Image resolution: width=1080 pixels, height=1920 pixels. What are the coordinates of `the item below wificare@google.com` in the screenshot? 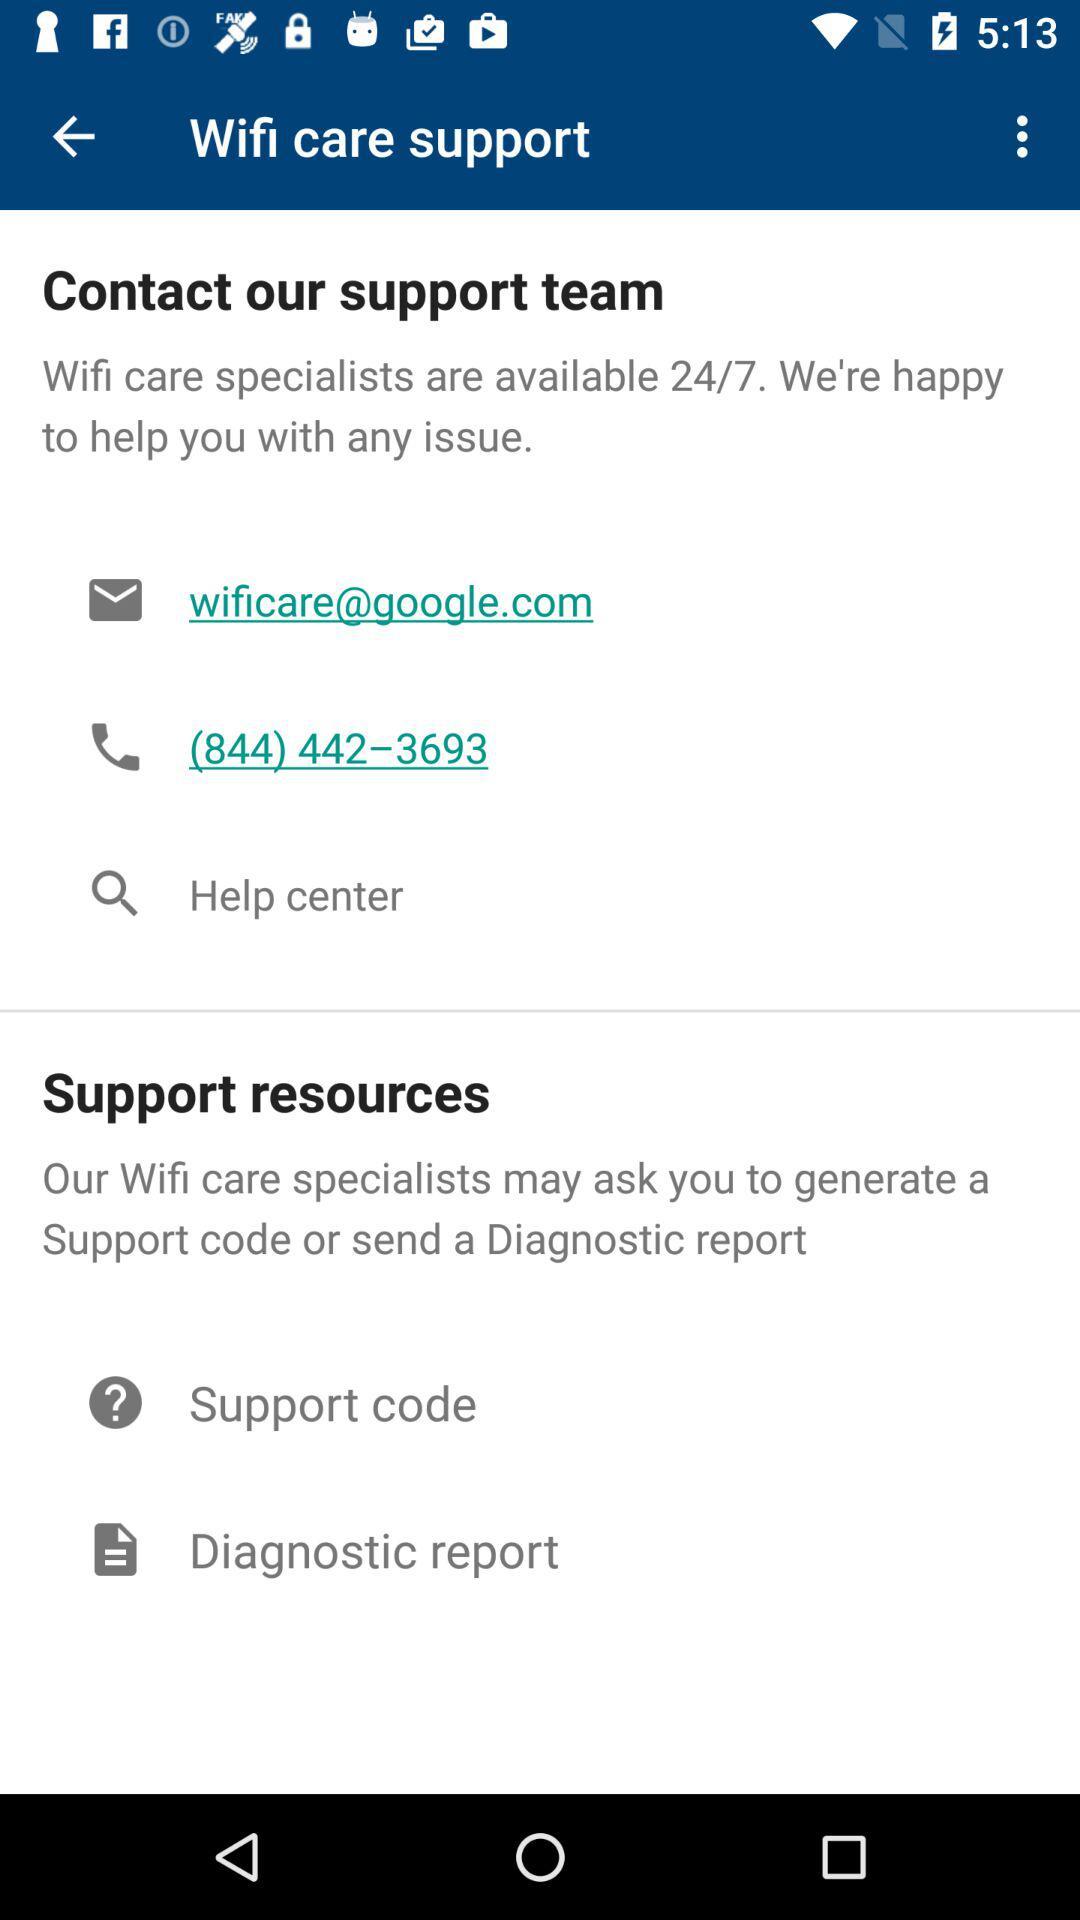 It's located at (591, 746).